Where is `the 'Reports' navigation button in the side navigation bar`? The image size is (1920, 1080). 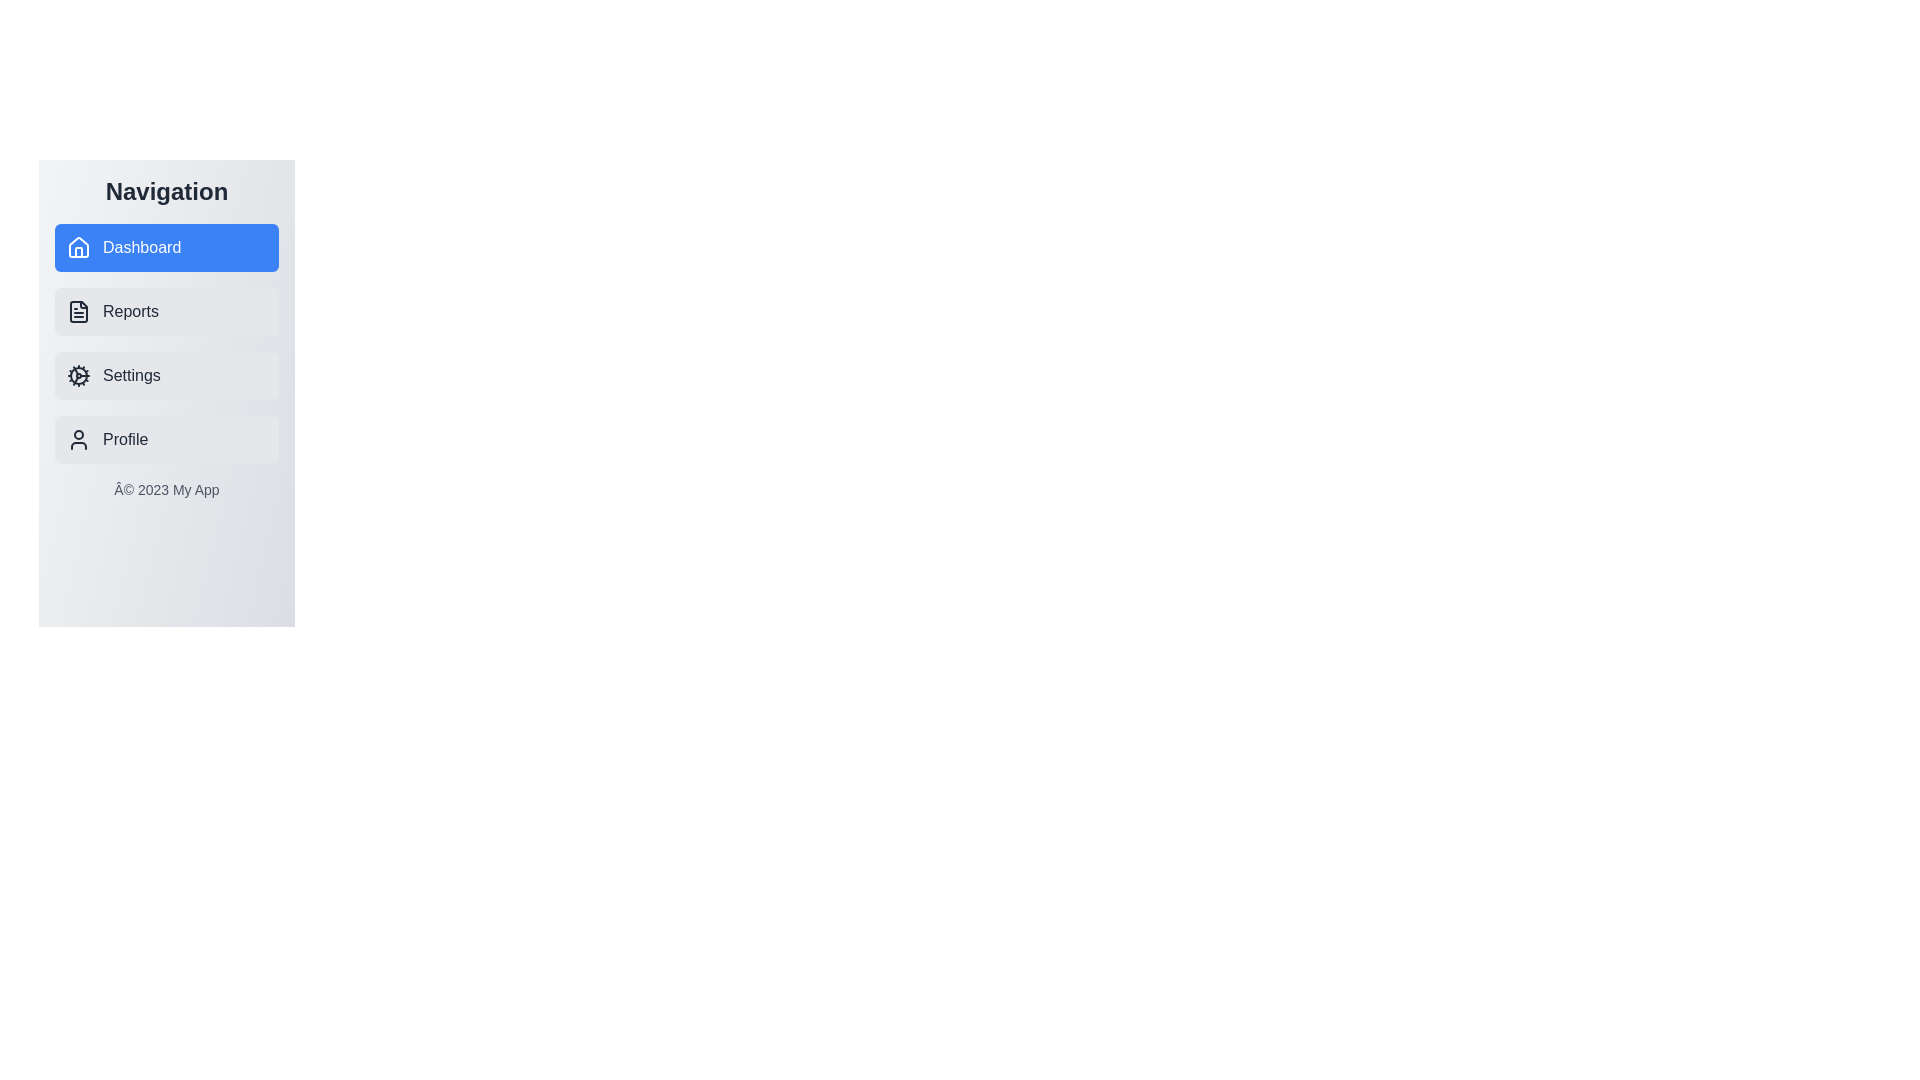 the 'Reports' navigation button in the side navigation bar is located at coordinates (167, 312).